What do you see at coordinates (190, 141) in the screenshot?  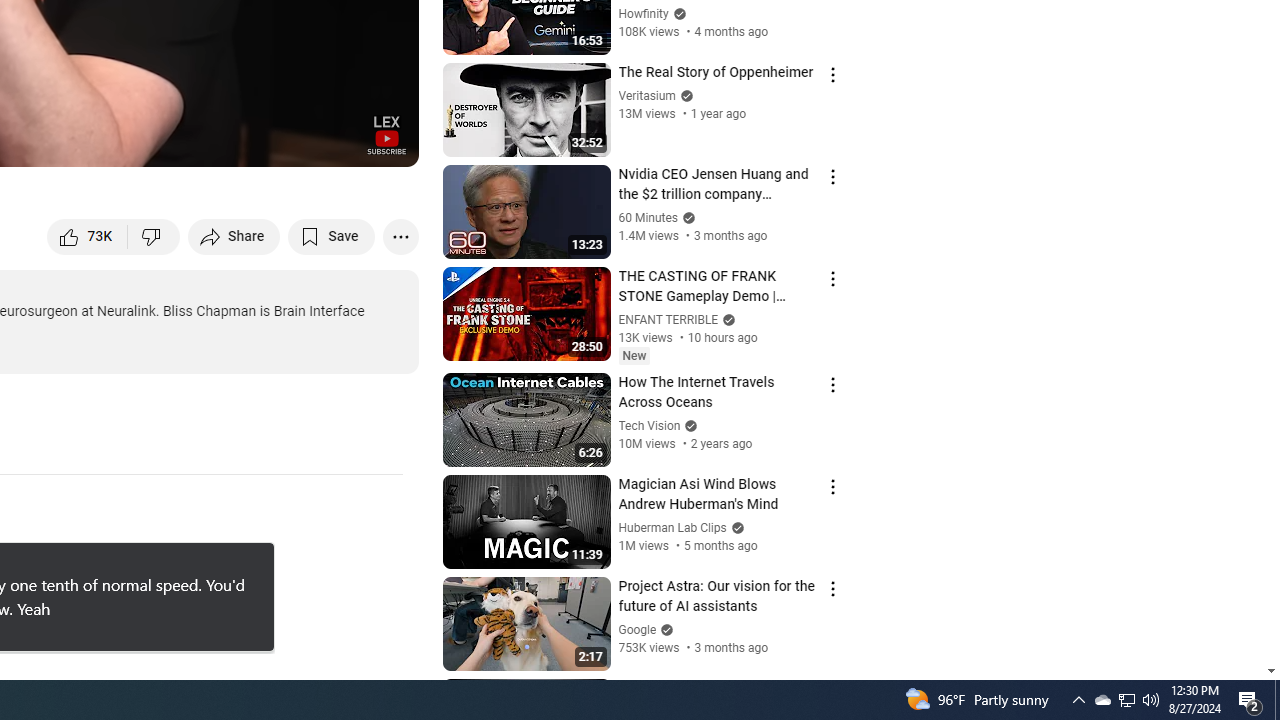 I see `'Subtitles/closed captions unavailable'` at bounding box center [190, 141].